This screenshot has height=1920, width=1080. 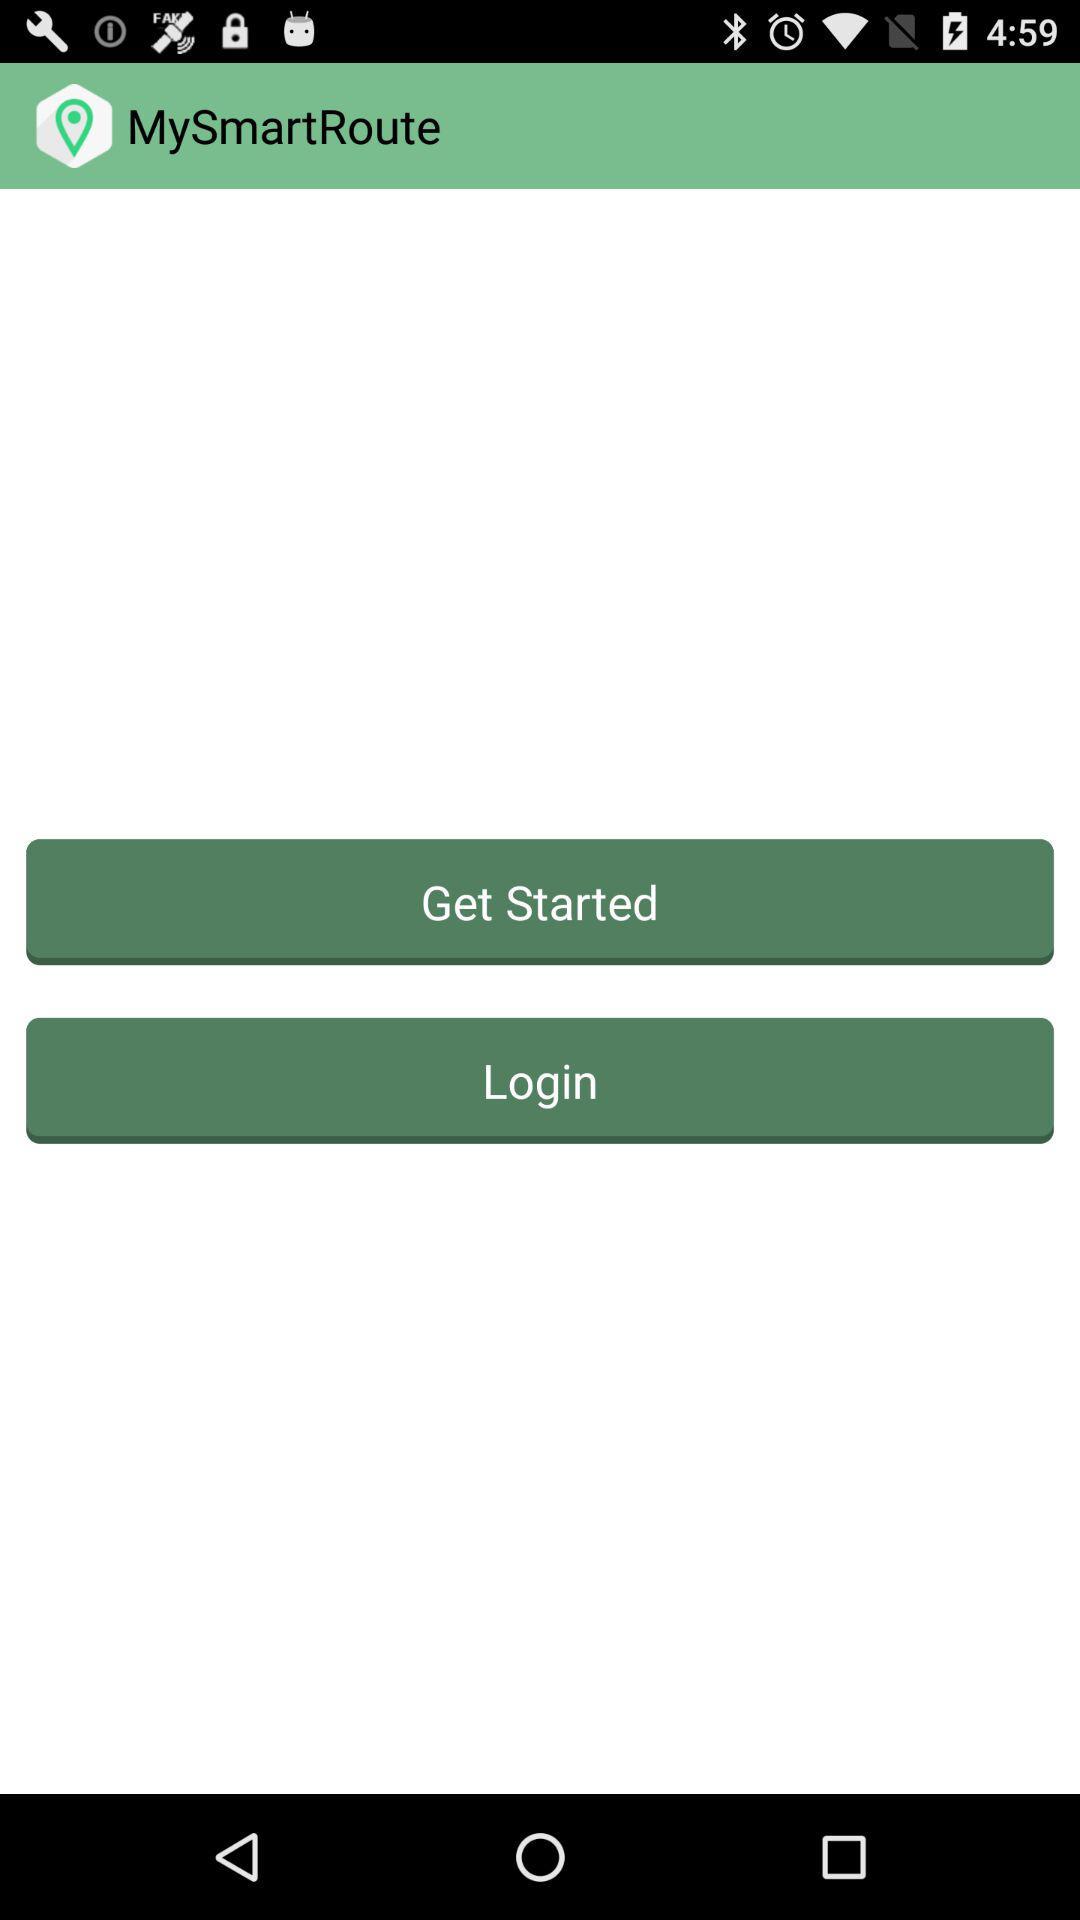 What do you see at coordinates (540, 1079) in the screenshot?
I see `the login item` at bounding box center [540, 1079].